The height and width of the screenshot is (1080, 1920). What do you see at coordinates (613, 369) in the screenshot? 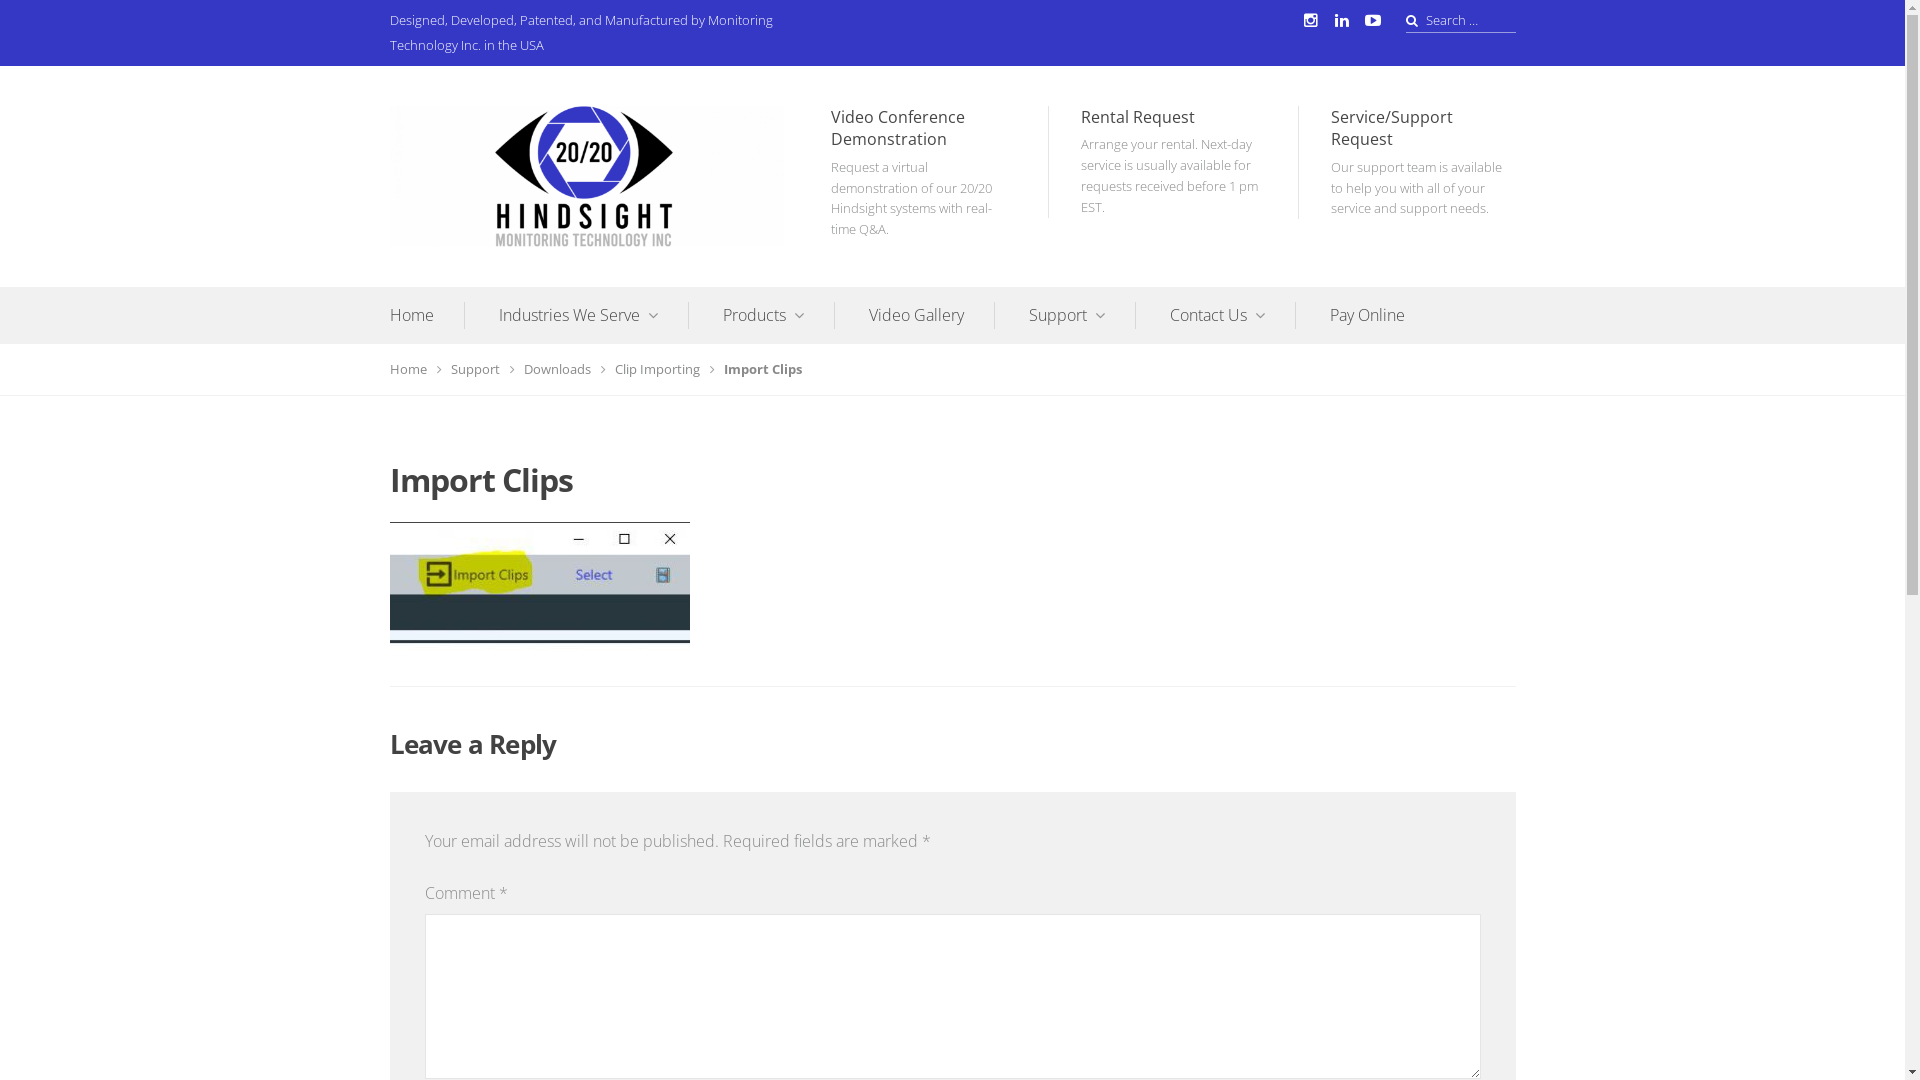
I see `'Clip Importing'` at bounding box center [613, 369].